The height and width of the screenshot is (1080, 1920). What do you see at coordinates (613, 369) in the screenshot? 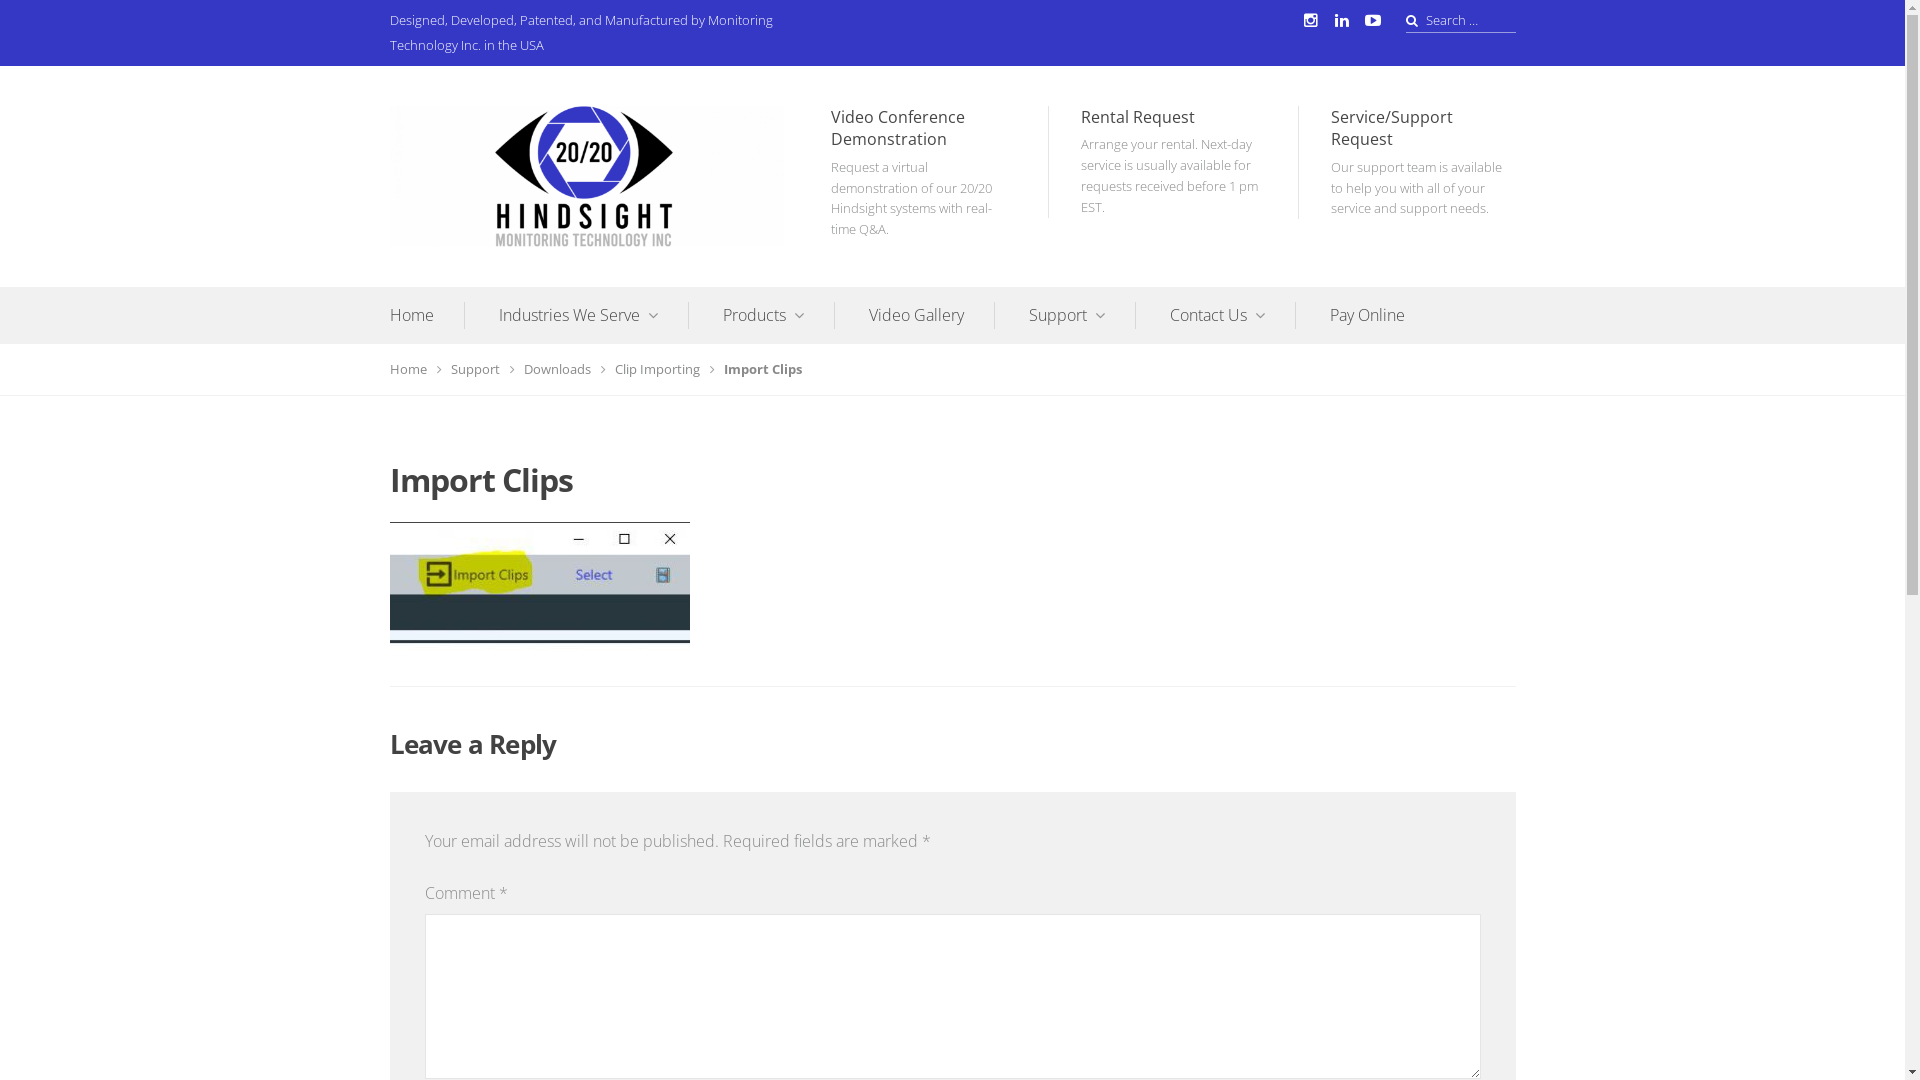
I see `'Clip Importing'` at bounding box center [613, 369].